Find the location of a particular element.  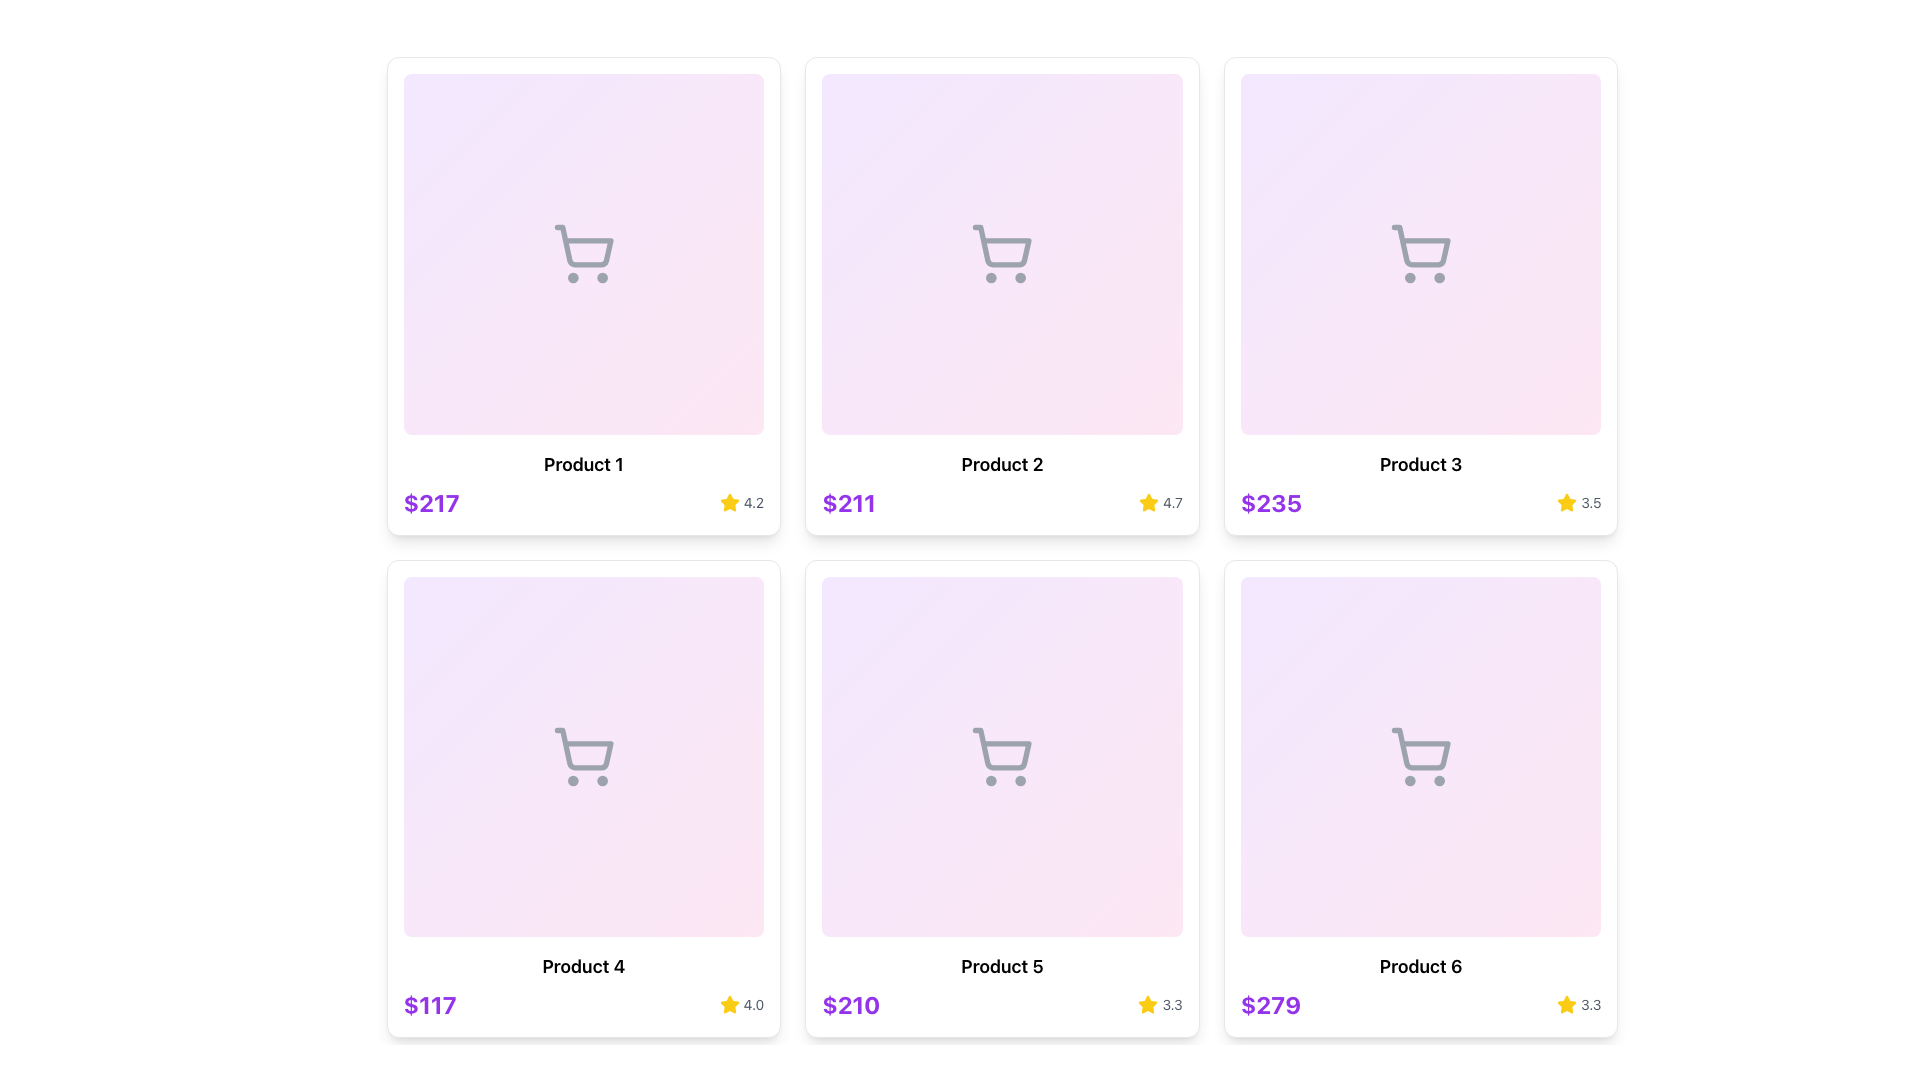

price displayed for 'Product 2' located in the bottom section of its card in the second column of the first row of a three-column grid layout is located at coordinates (849, 501).